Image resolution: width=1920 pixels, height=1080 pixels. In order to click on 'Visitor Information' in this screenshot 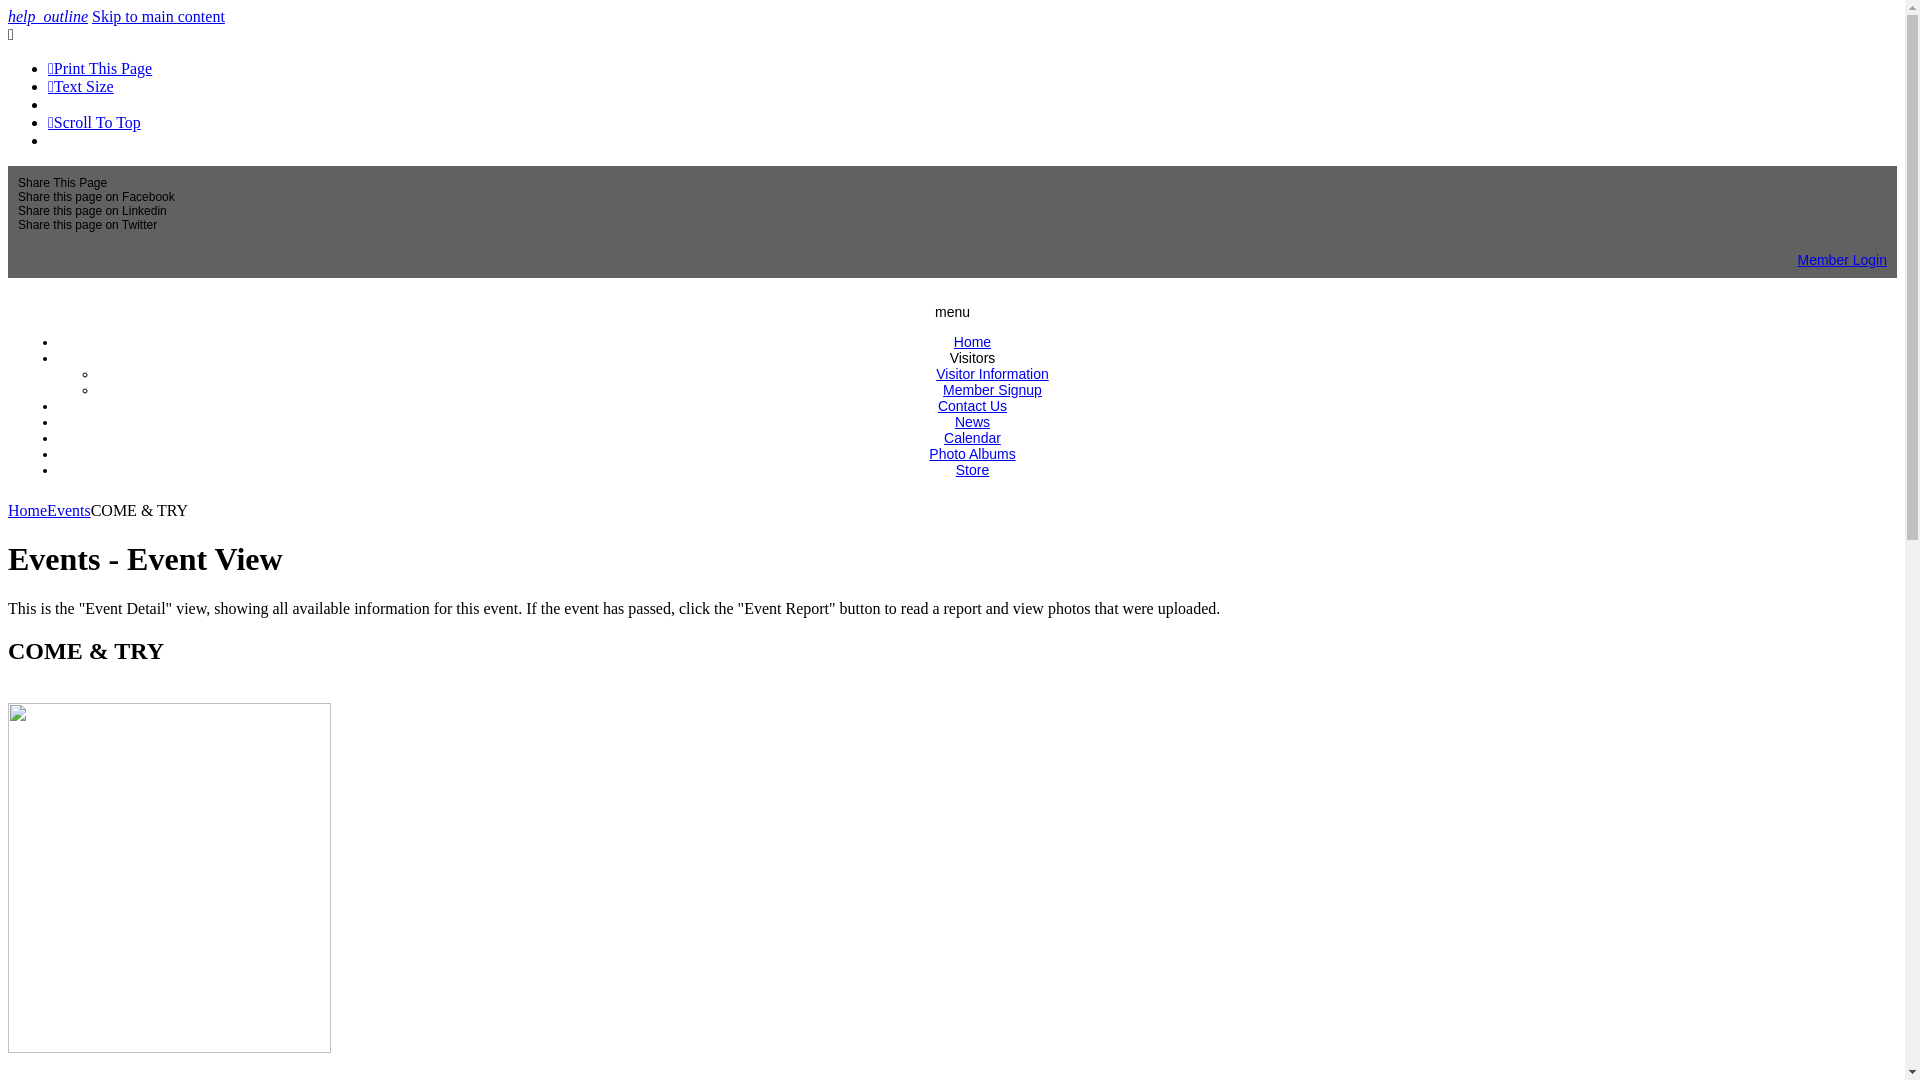, I will do `click(935, 374)`.